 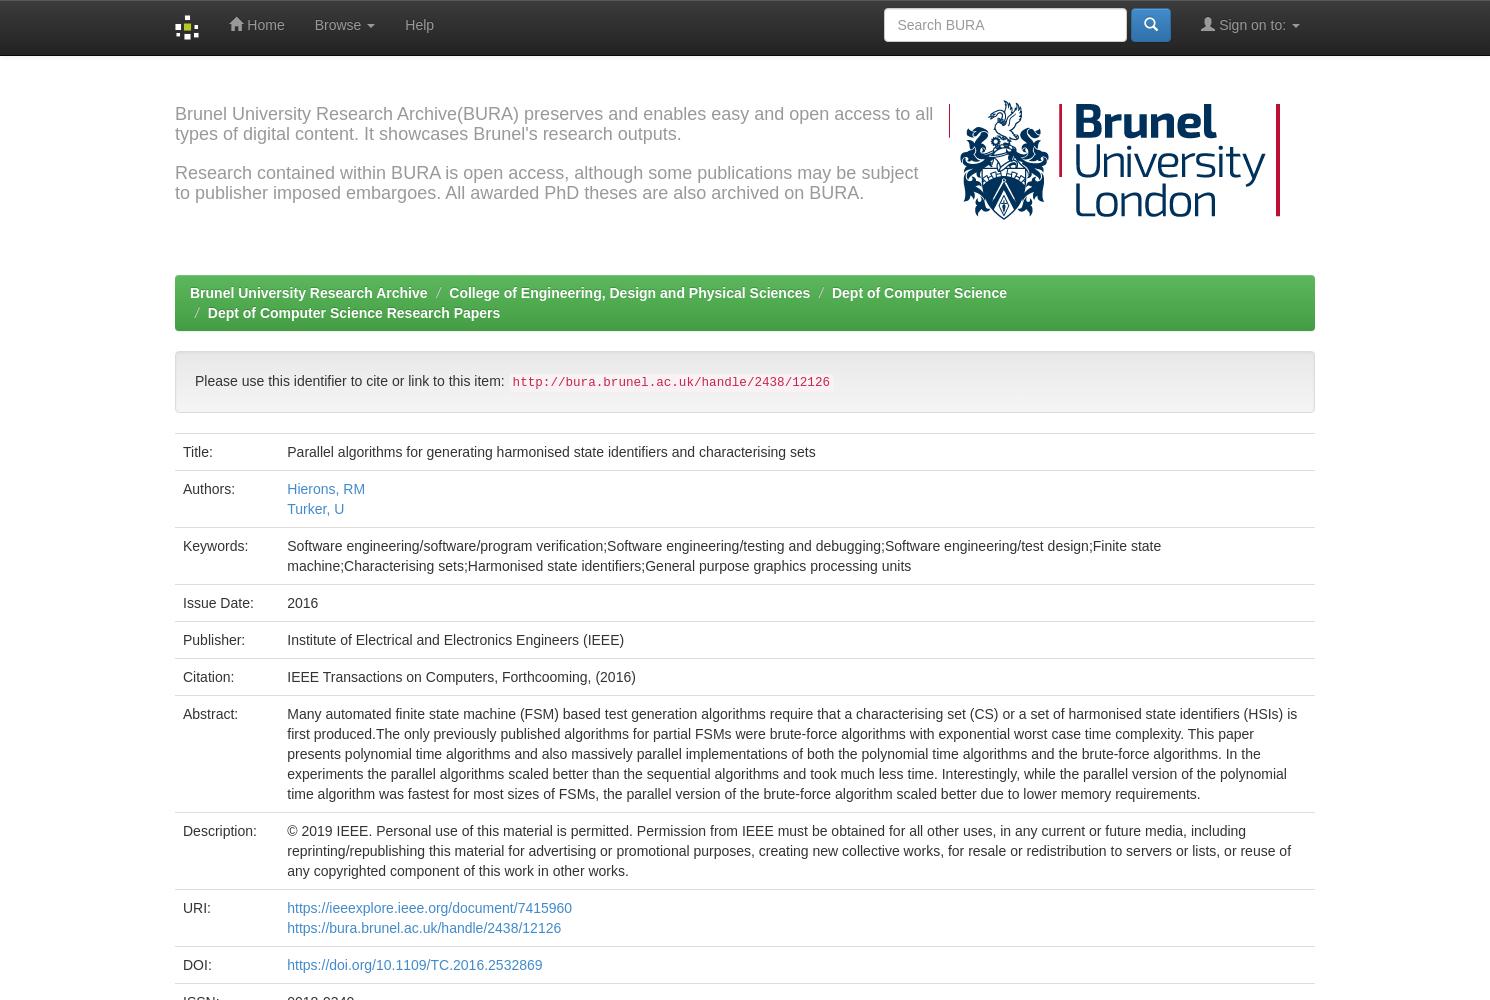 What do you see at coordinates (198, 907) in the screenshot?
I see `'URI:'` at bounding box center [198, 907].